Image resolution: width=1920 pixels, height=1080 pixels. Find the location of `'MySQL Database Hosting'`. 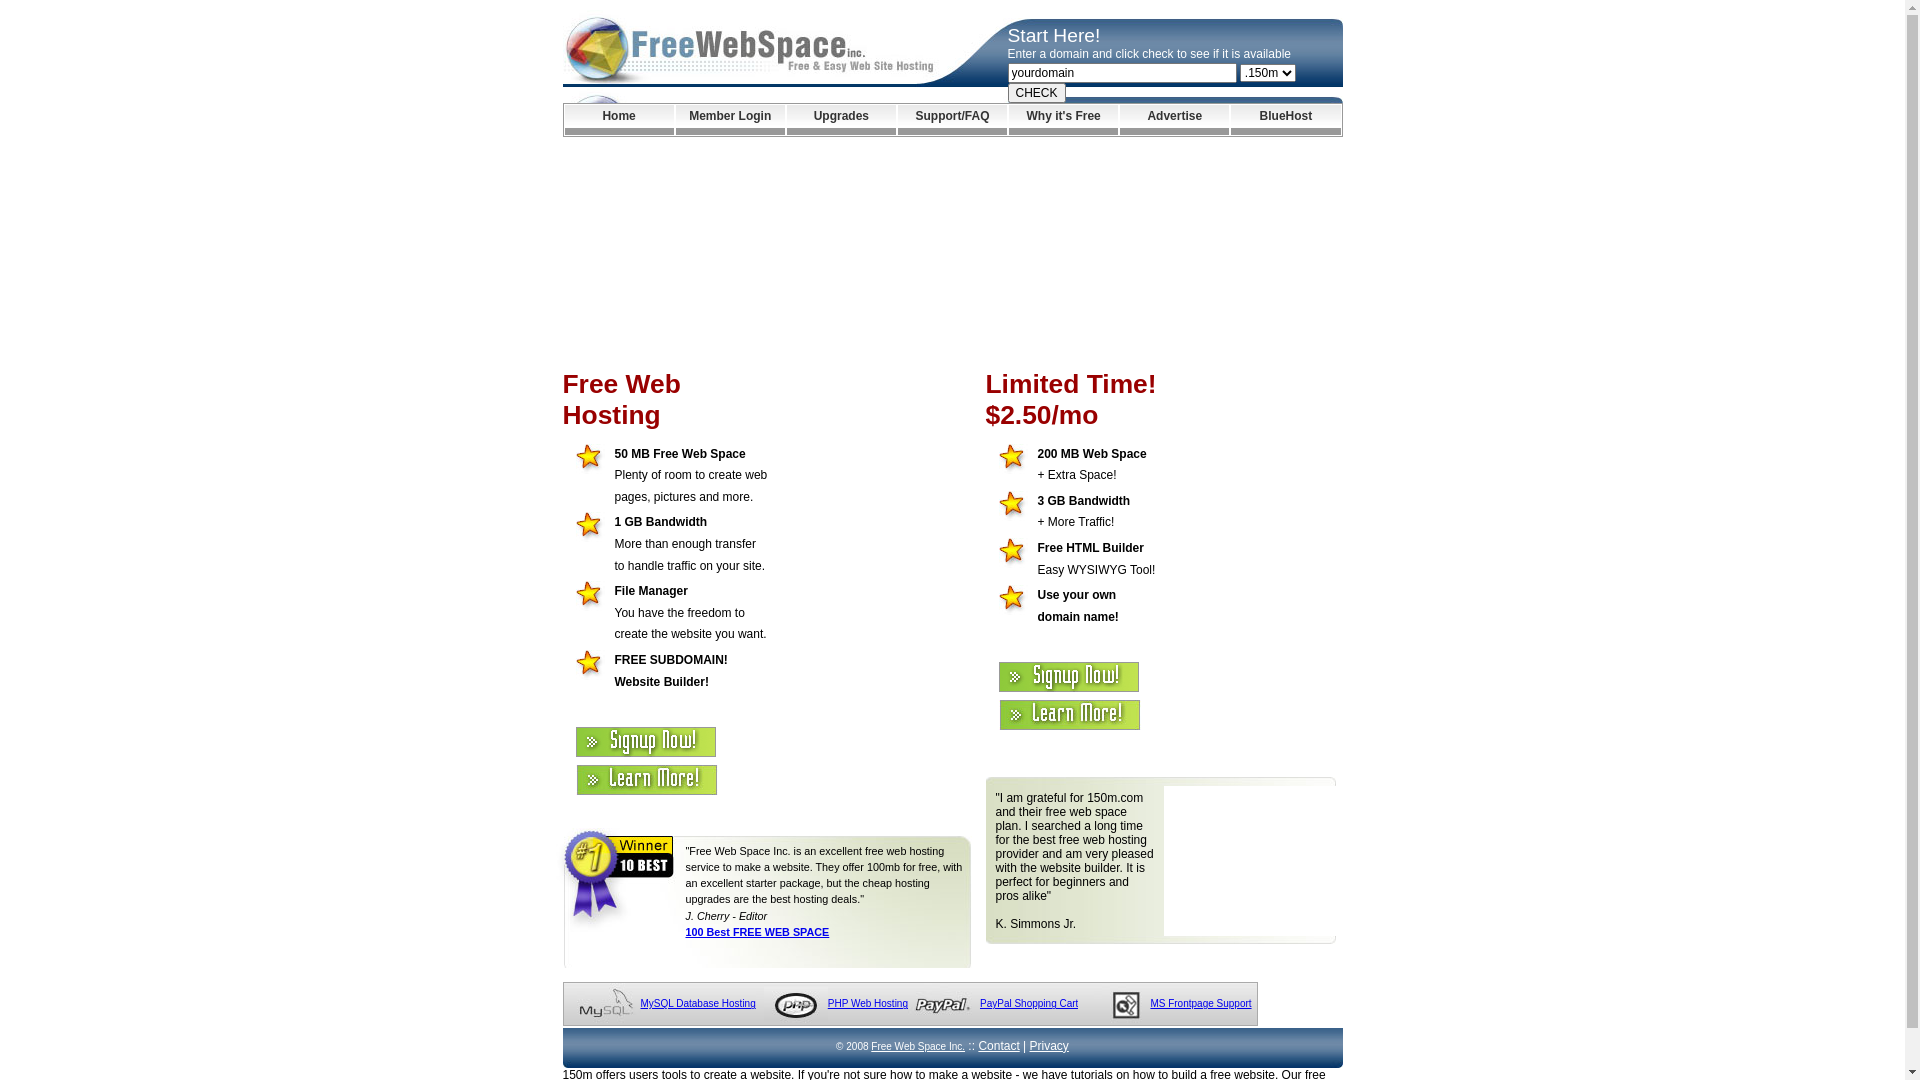

'MySQL Database Hosting' is located at coordinates (638, 1003).